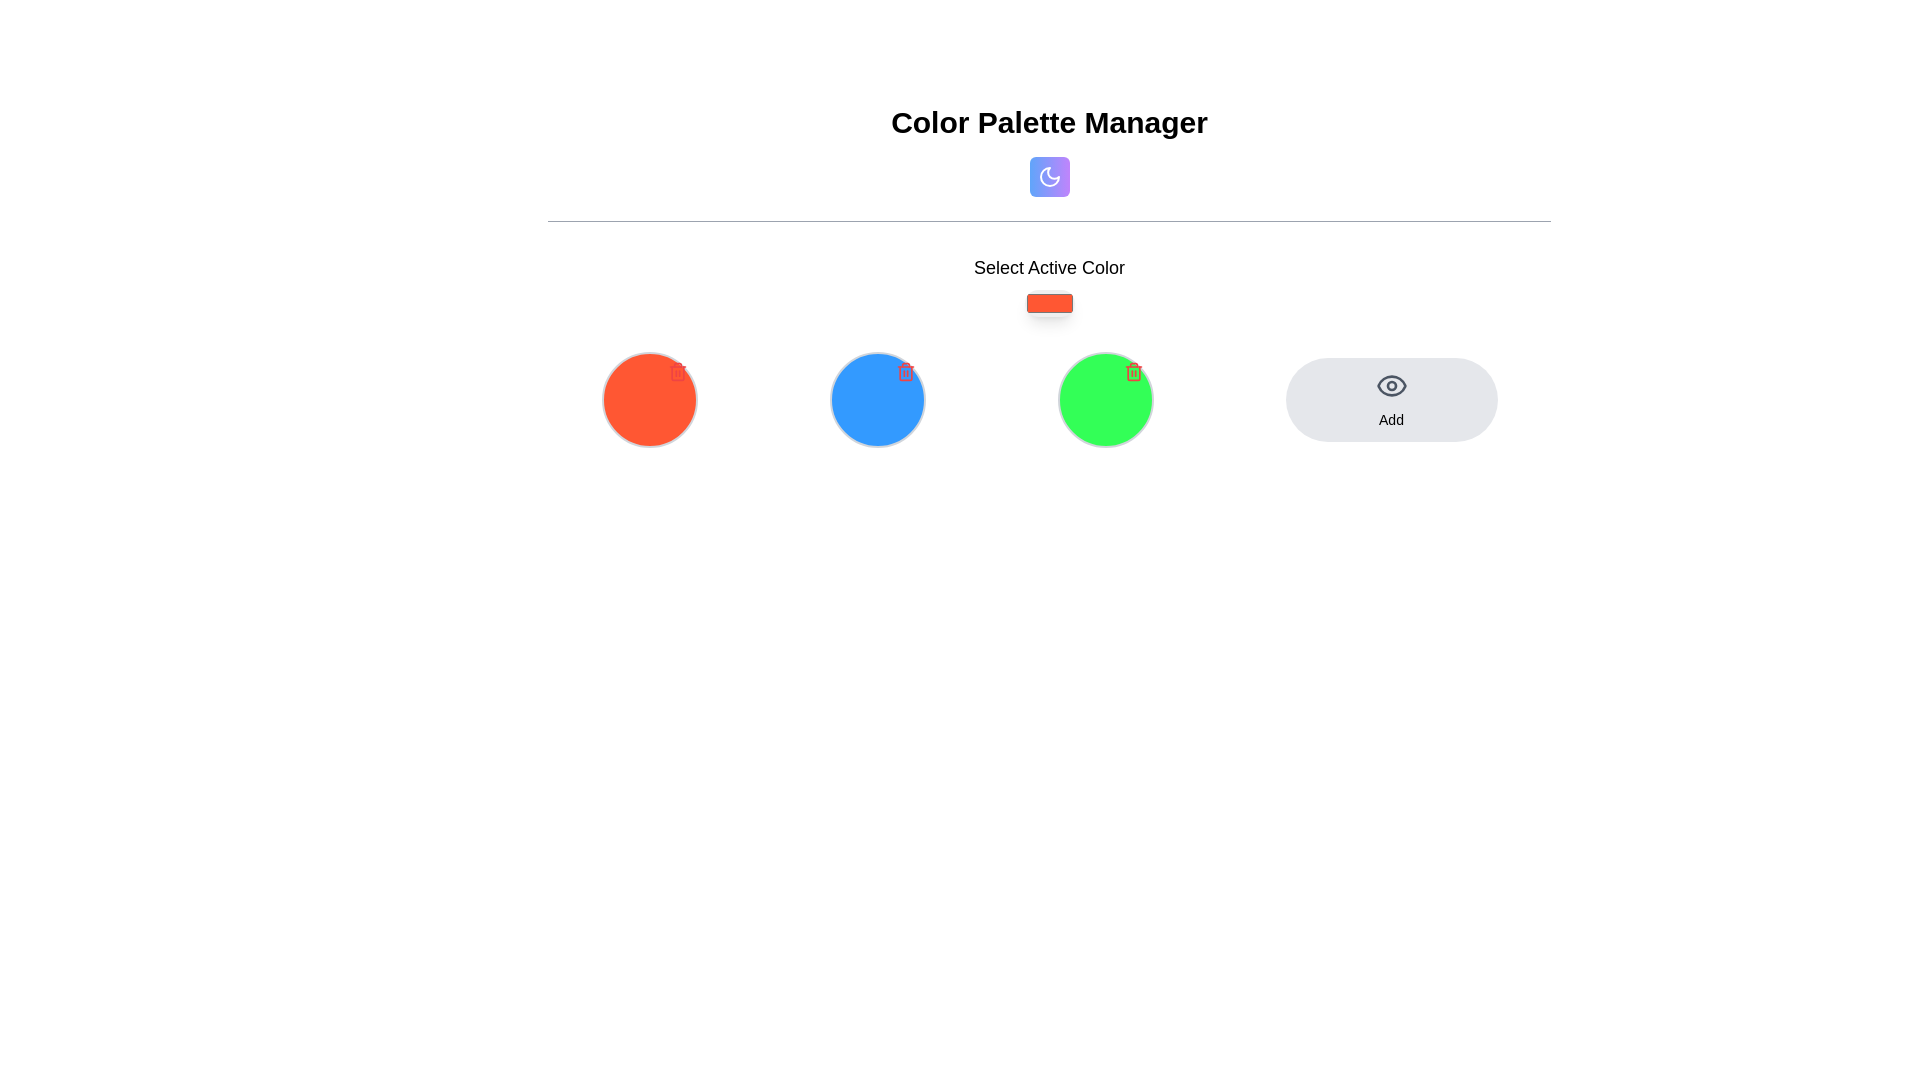  Describe the element at coordinates (1048, 303) in the screenshot. I see `the rectangular color picker with rounded corners and a solid orange background, located under the 'Select Active Color' label` at that location.